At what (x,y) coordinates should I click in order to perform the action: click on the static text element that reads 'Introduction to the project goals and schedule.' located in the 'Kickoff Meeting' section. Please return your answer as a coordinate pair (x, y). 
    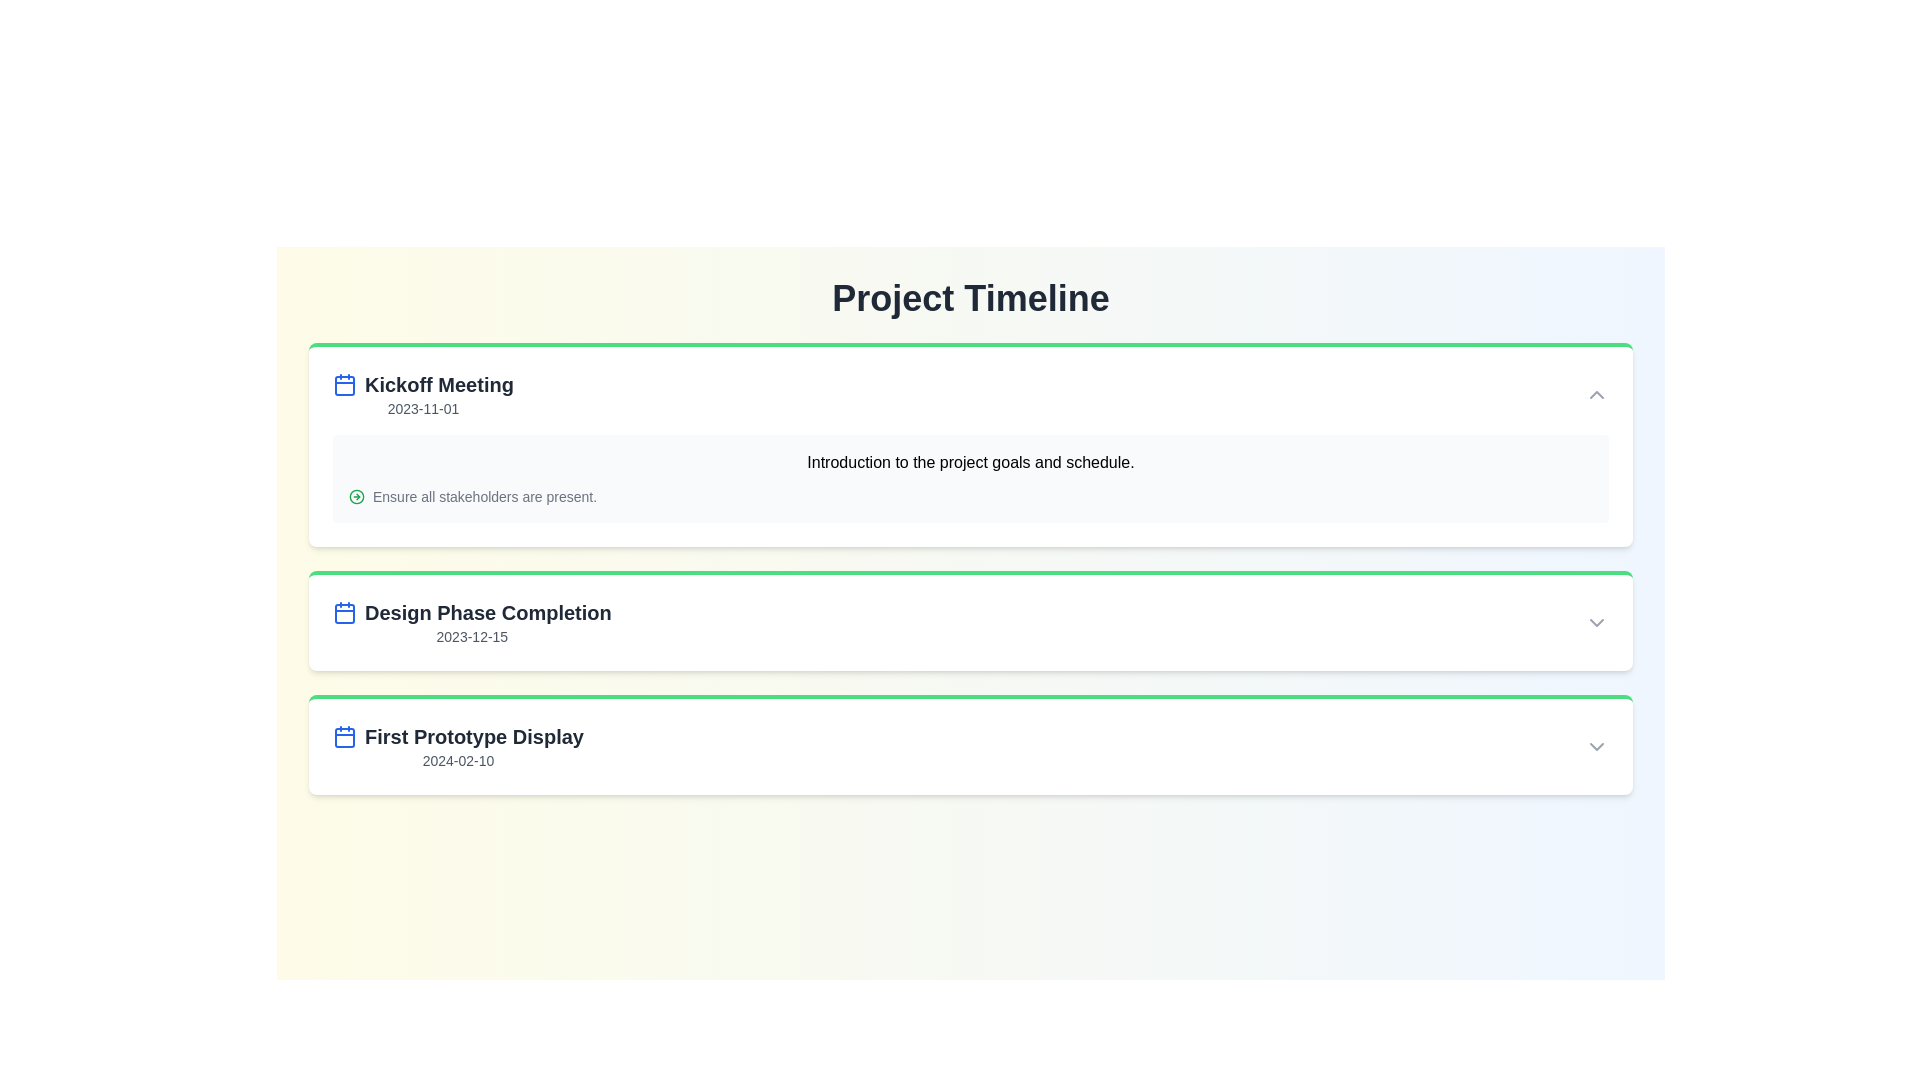
    Looking at the image, I should click on (970, 462).